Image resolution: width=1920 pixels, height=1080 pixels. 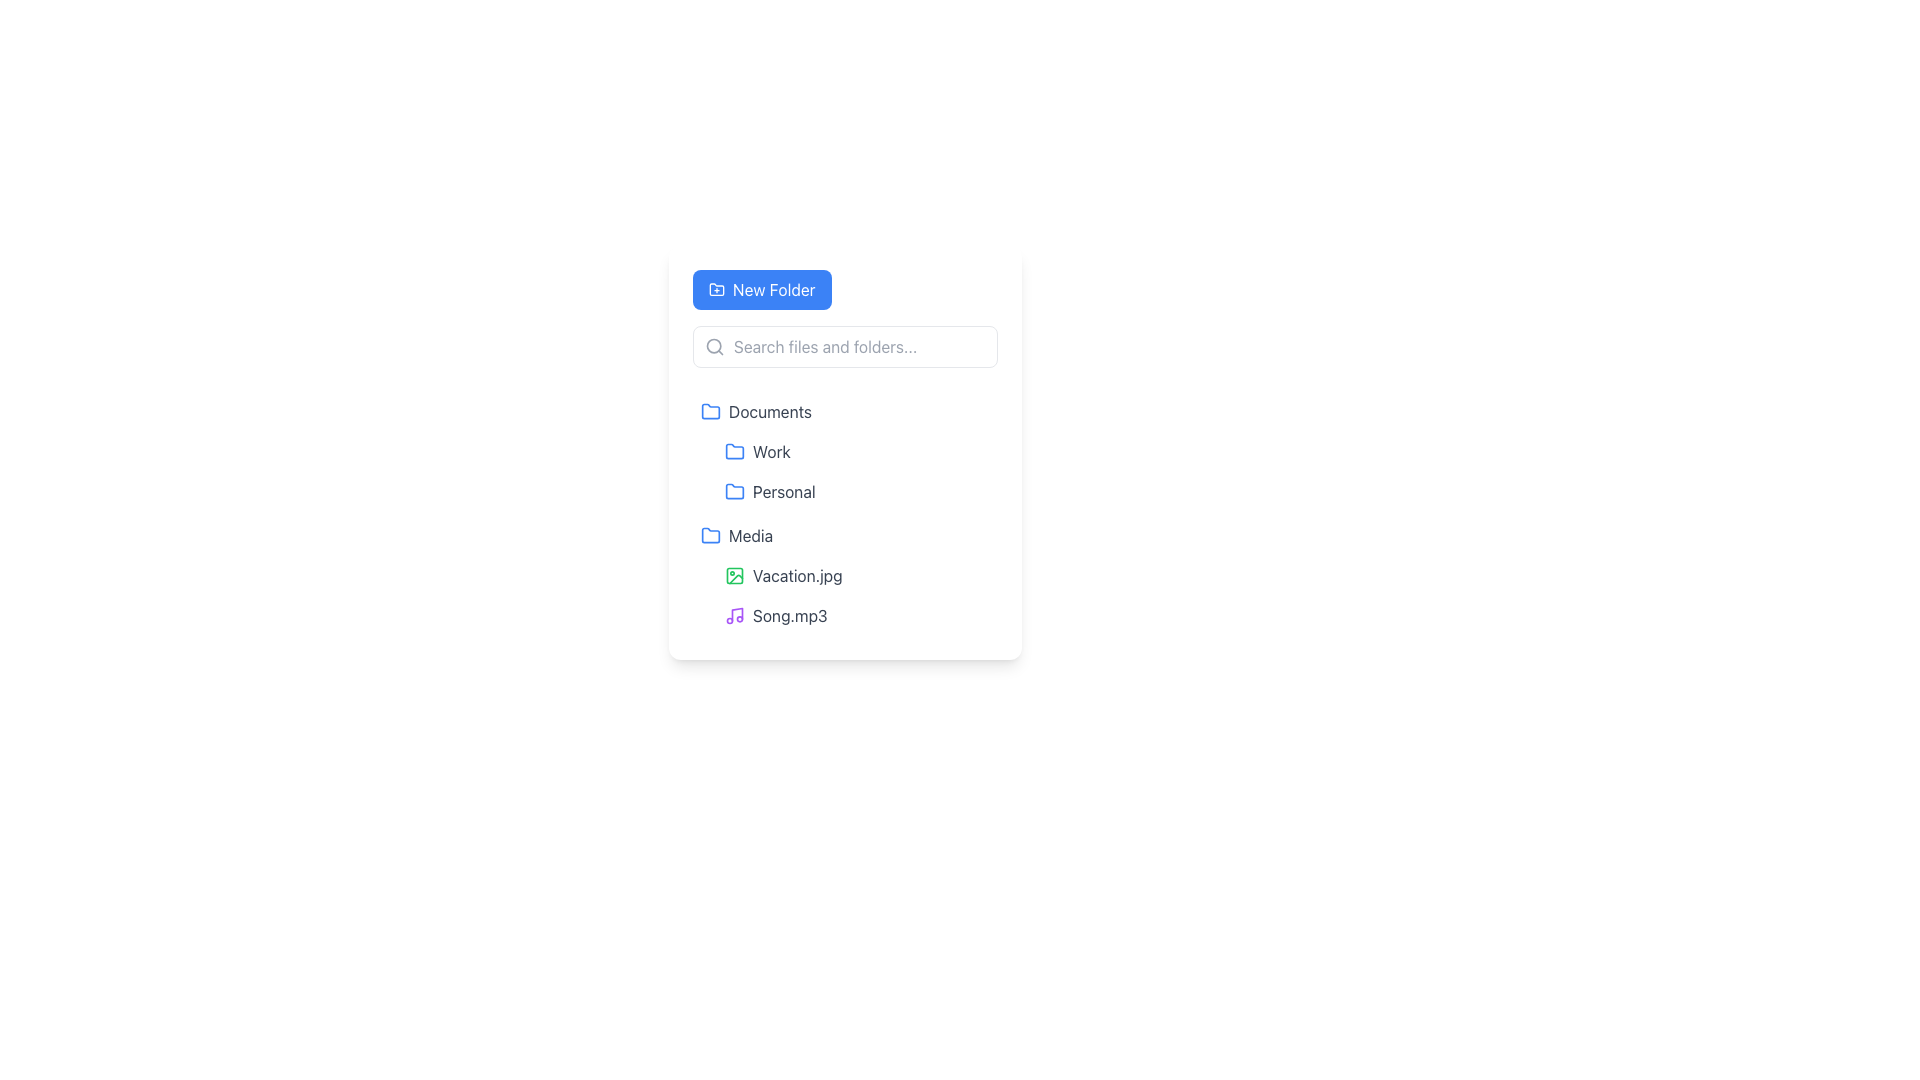 What do you see at coordinates (716, 289) in the screenshot?
I see `the blue and white folder icon located near the top-left corner of the UI interface next to the label 'New Folder'` at bounding box center [716, 289].